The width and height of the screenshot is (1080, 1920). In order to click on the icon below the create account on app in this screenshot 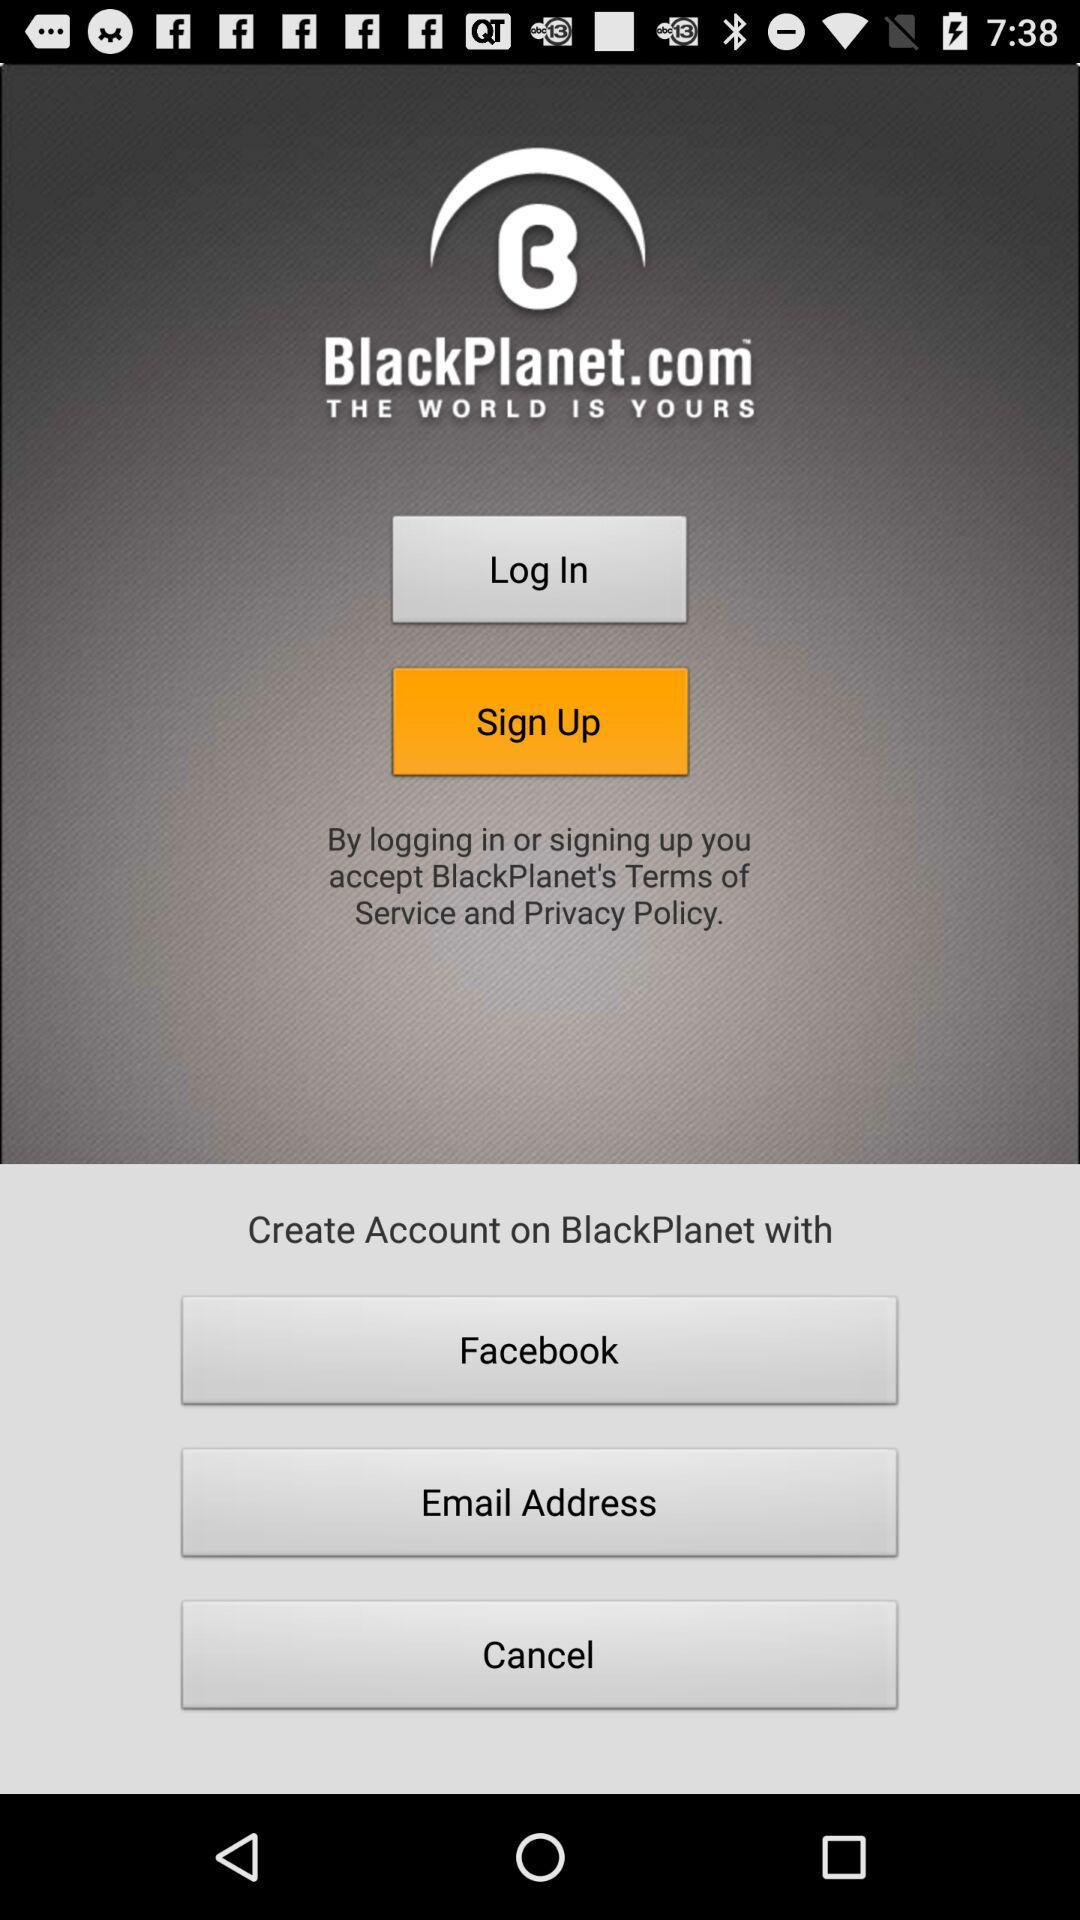, I will do `click(540, 1355)`.